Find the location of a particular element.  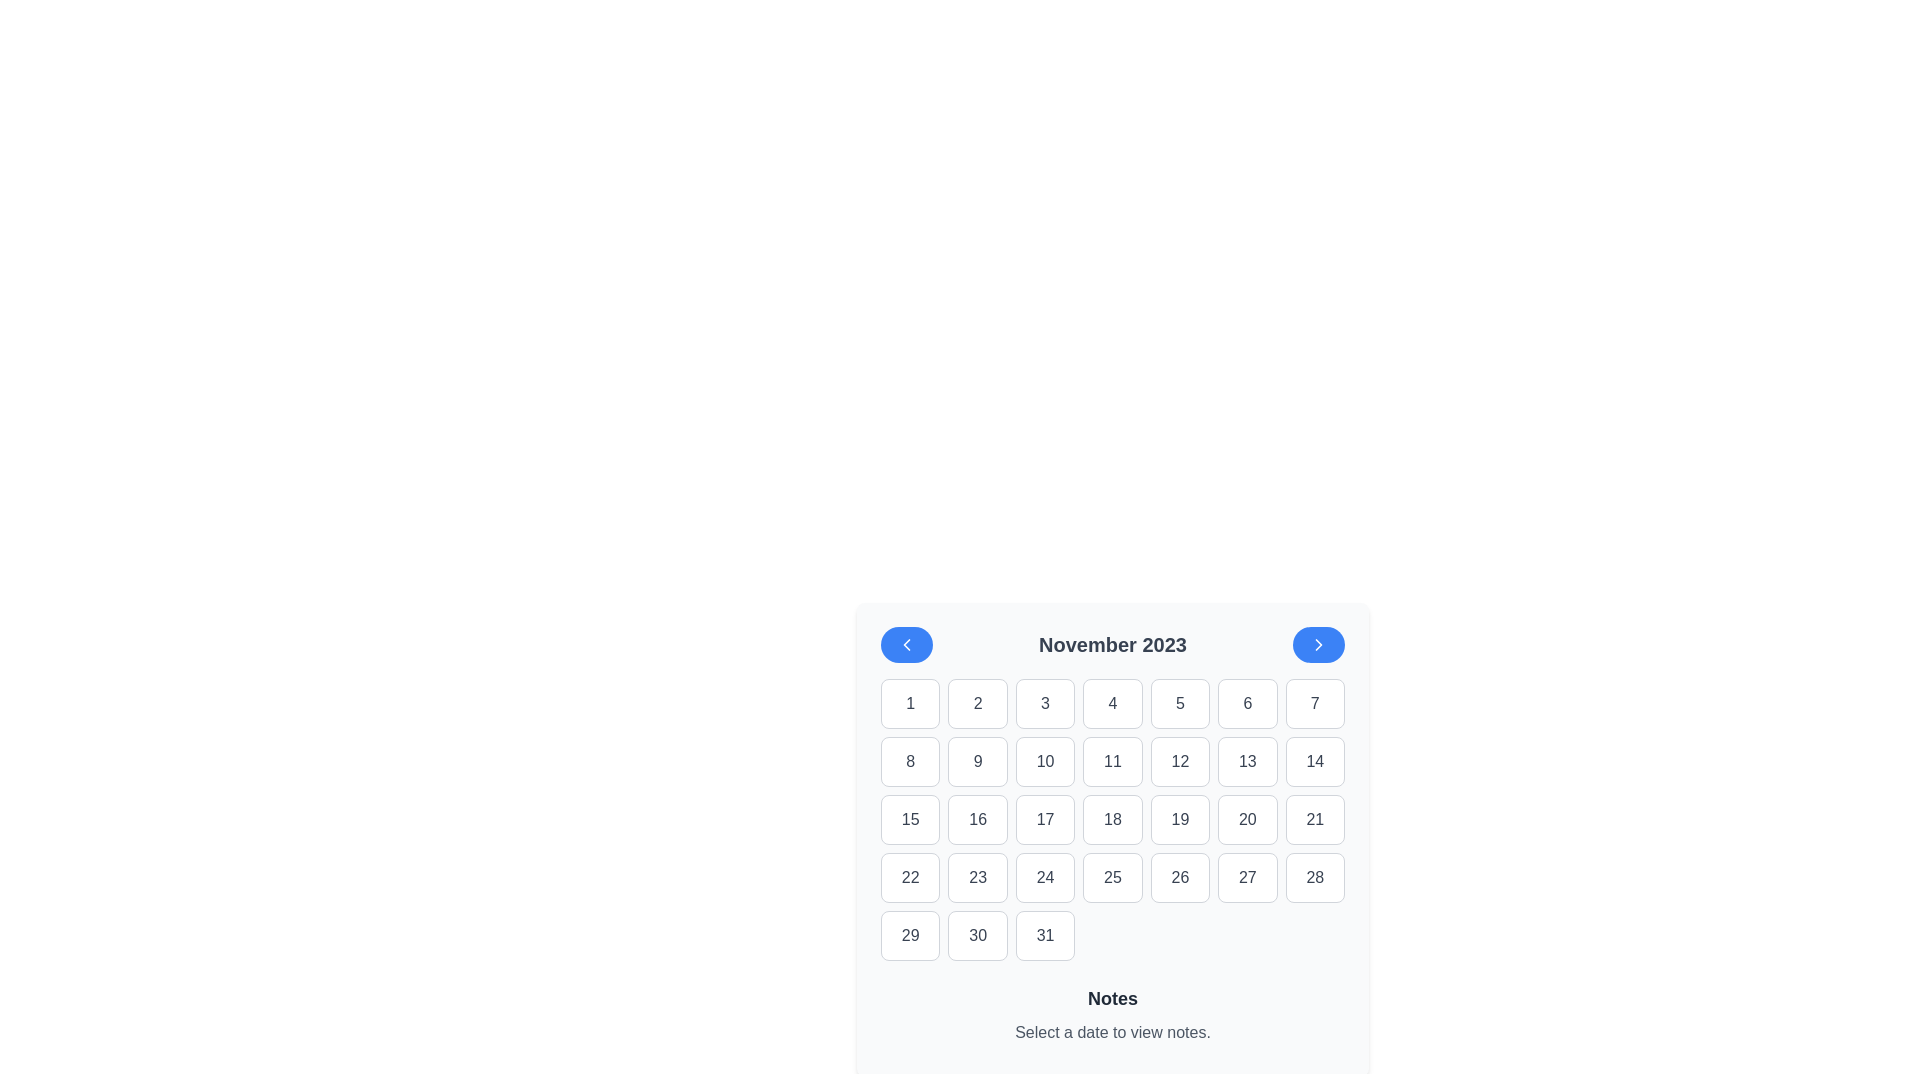

the squared button with rounded corners that displays the number '22' in dark grey, located in the fourth row and first column of the calendar grid is located at coordinates (909, 877).